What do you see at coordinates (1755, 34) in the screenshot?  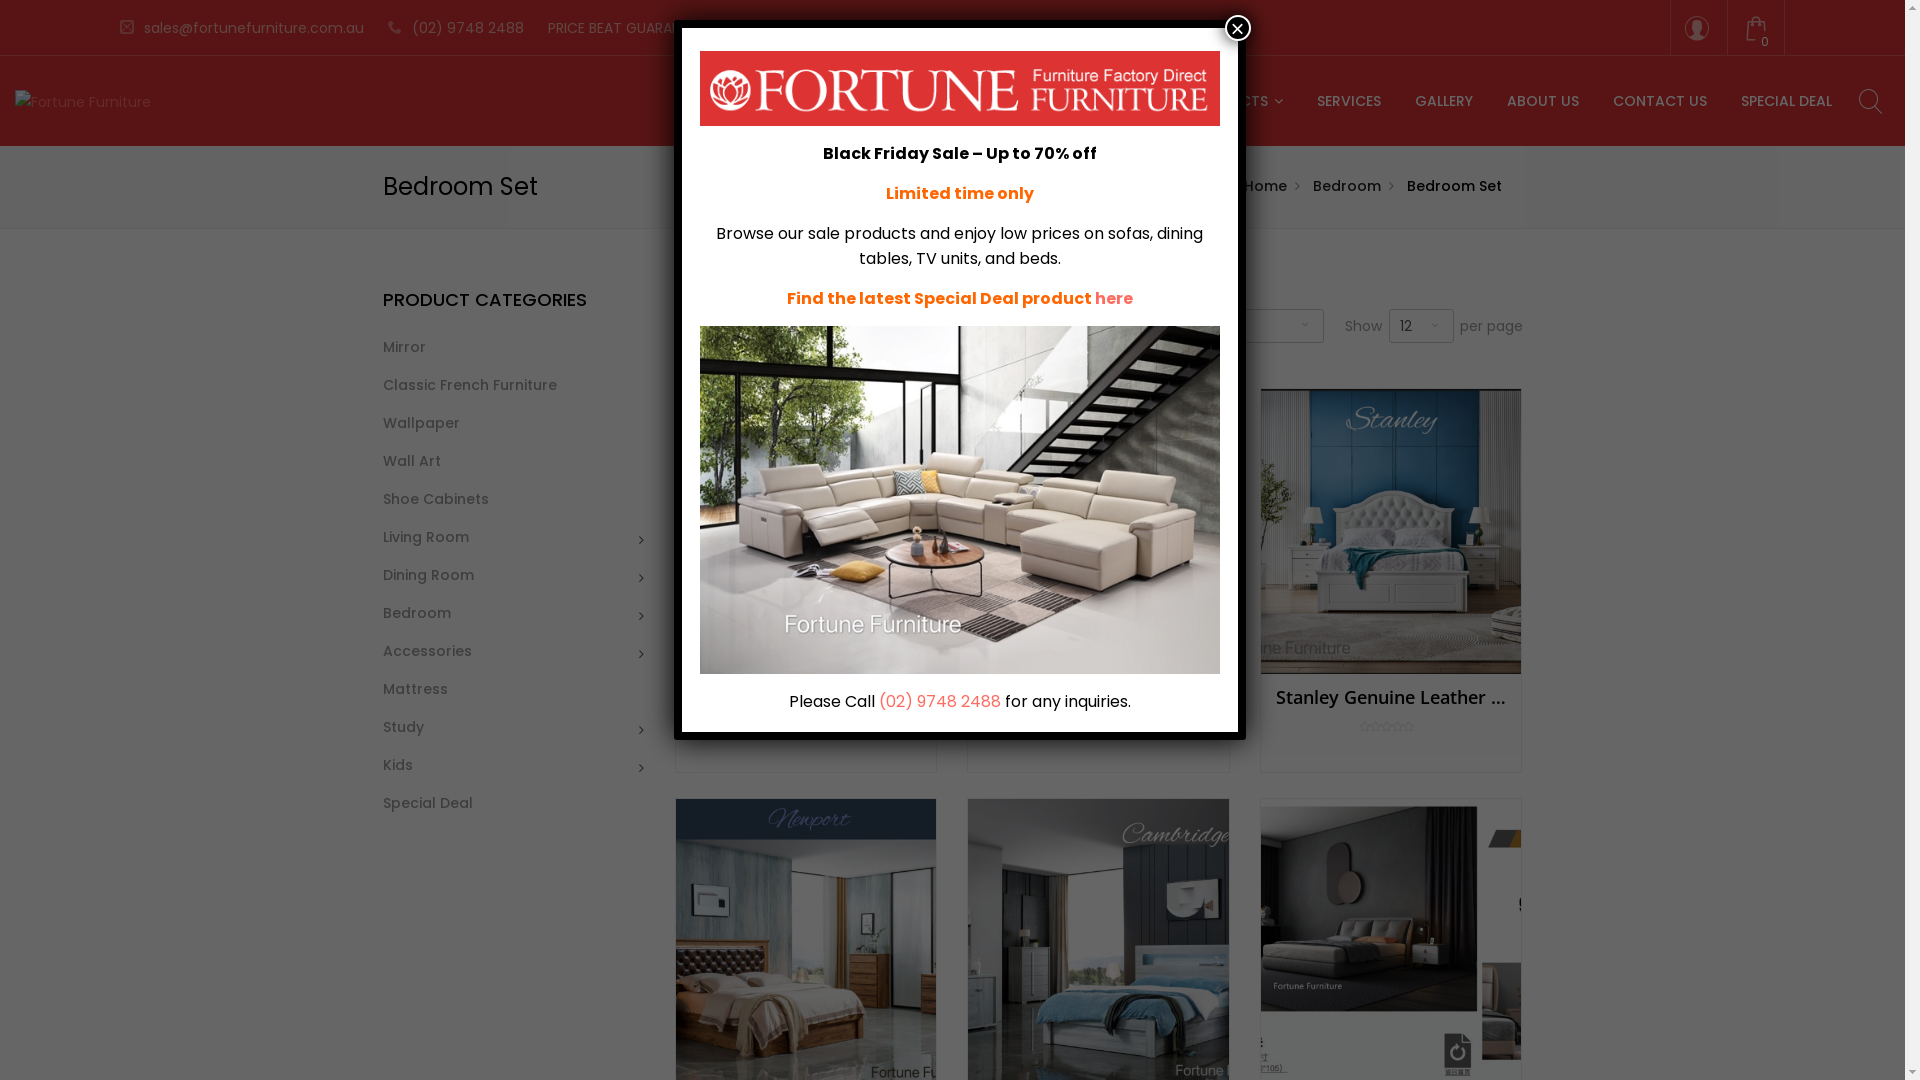 I see `'0'` at bounding box center [1755, 34].